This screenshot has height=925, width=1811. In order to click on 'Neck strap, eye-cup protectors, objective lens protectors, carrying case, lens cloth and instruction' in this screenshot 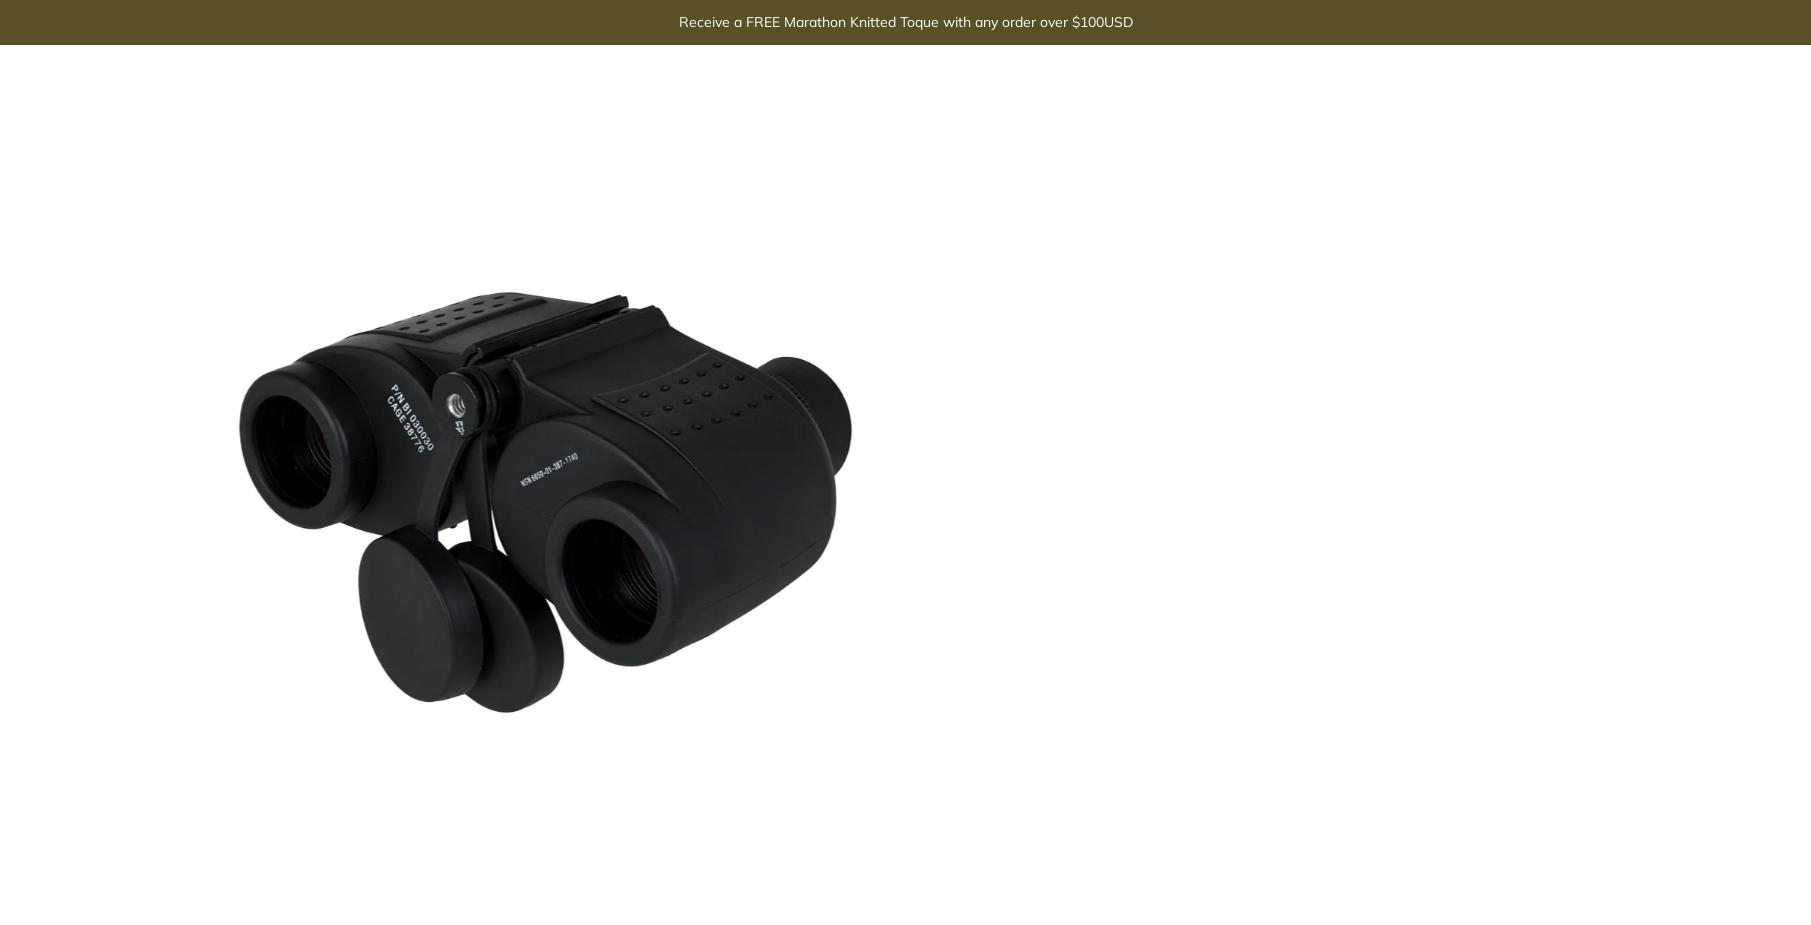, I will do `click(1287, 309)`.